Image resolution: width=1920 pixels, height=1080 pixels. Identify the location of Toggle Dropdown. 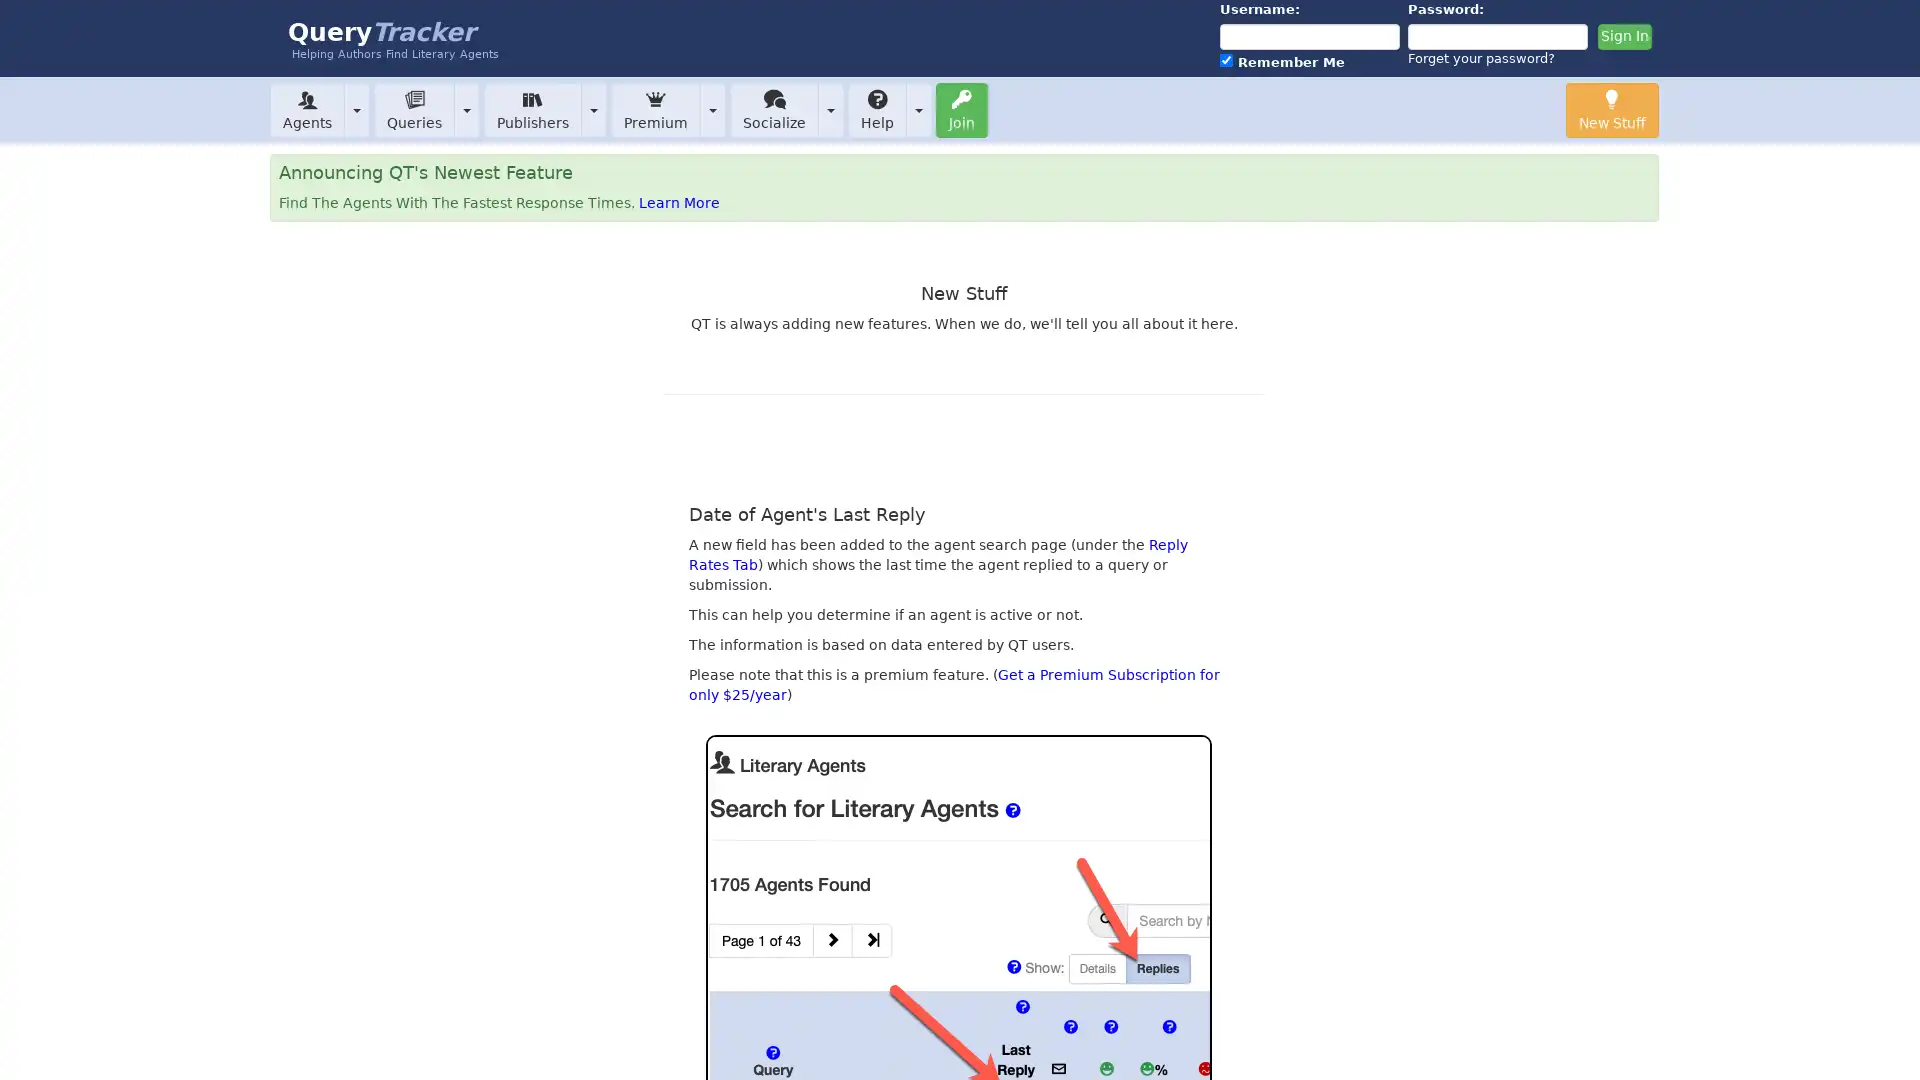
(593, 109).